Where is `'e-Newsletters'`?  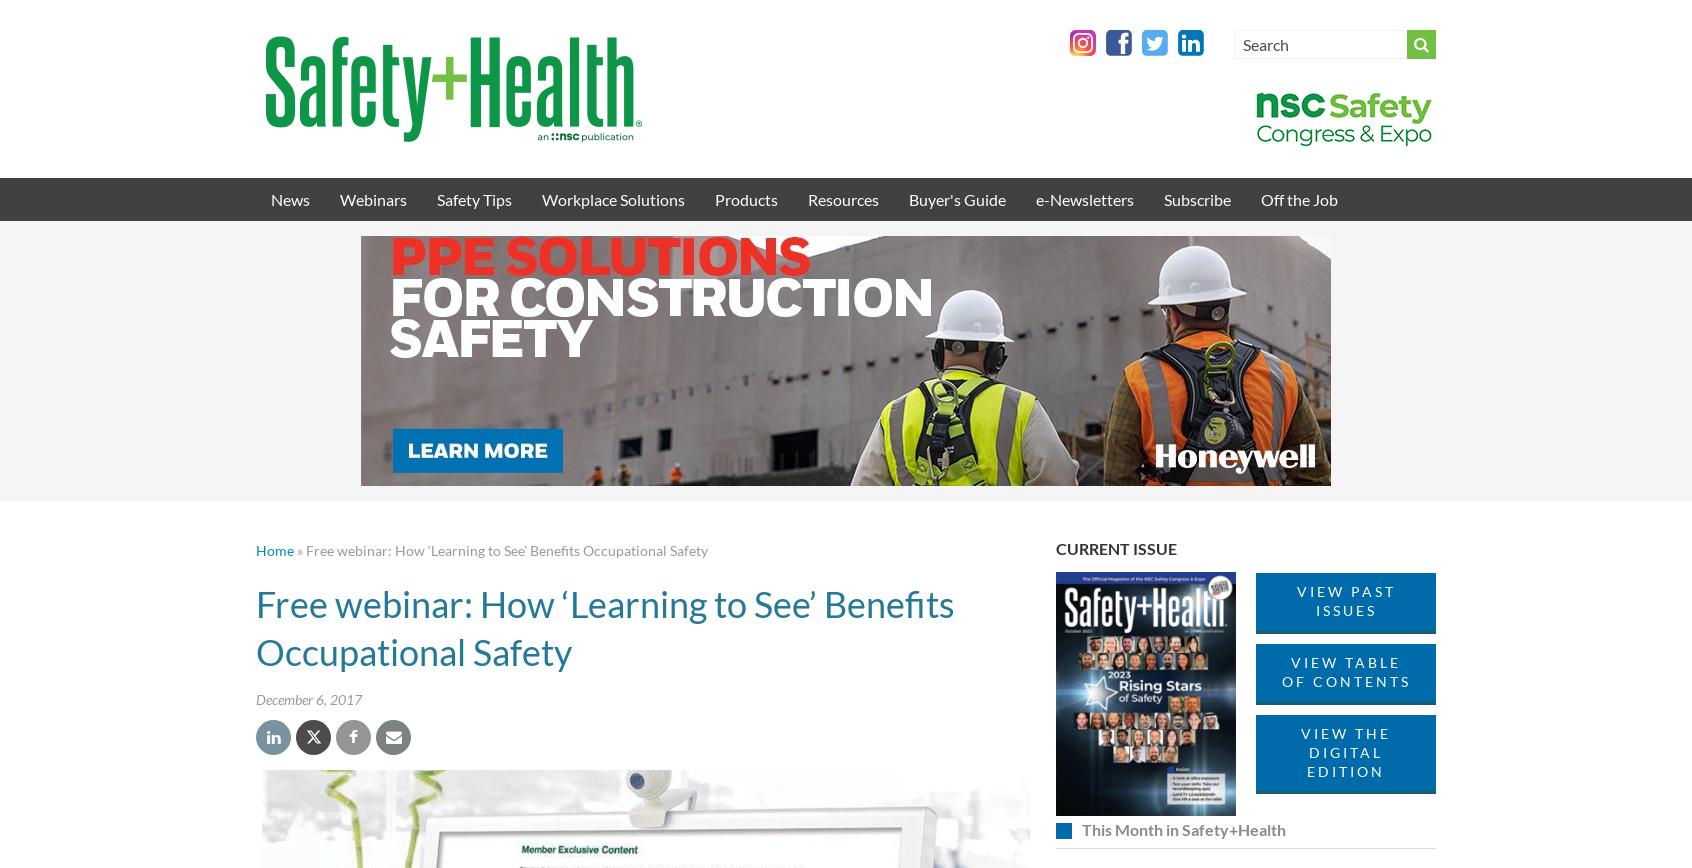 'e-Newsletters' is located at coordinates (1085, 199).